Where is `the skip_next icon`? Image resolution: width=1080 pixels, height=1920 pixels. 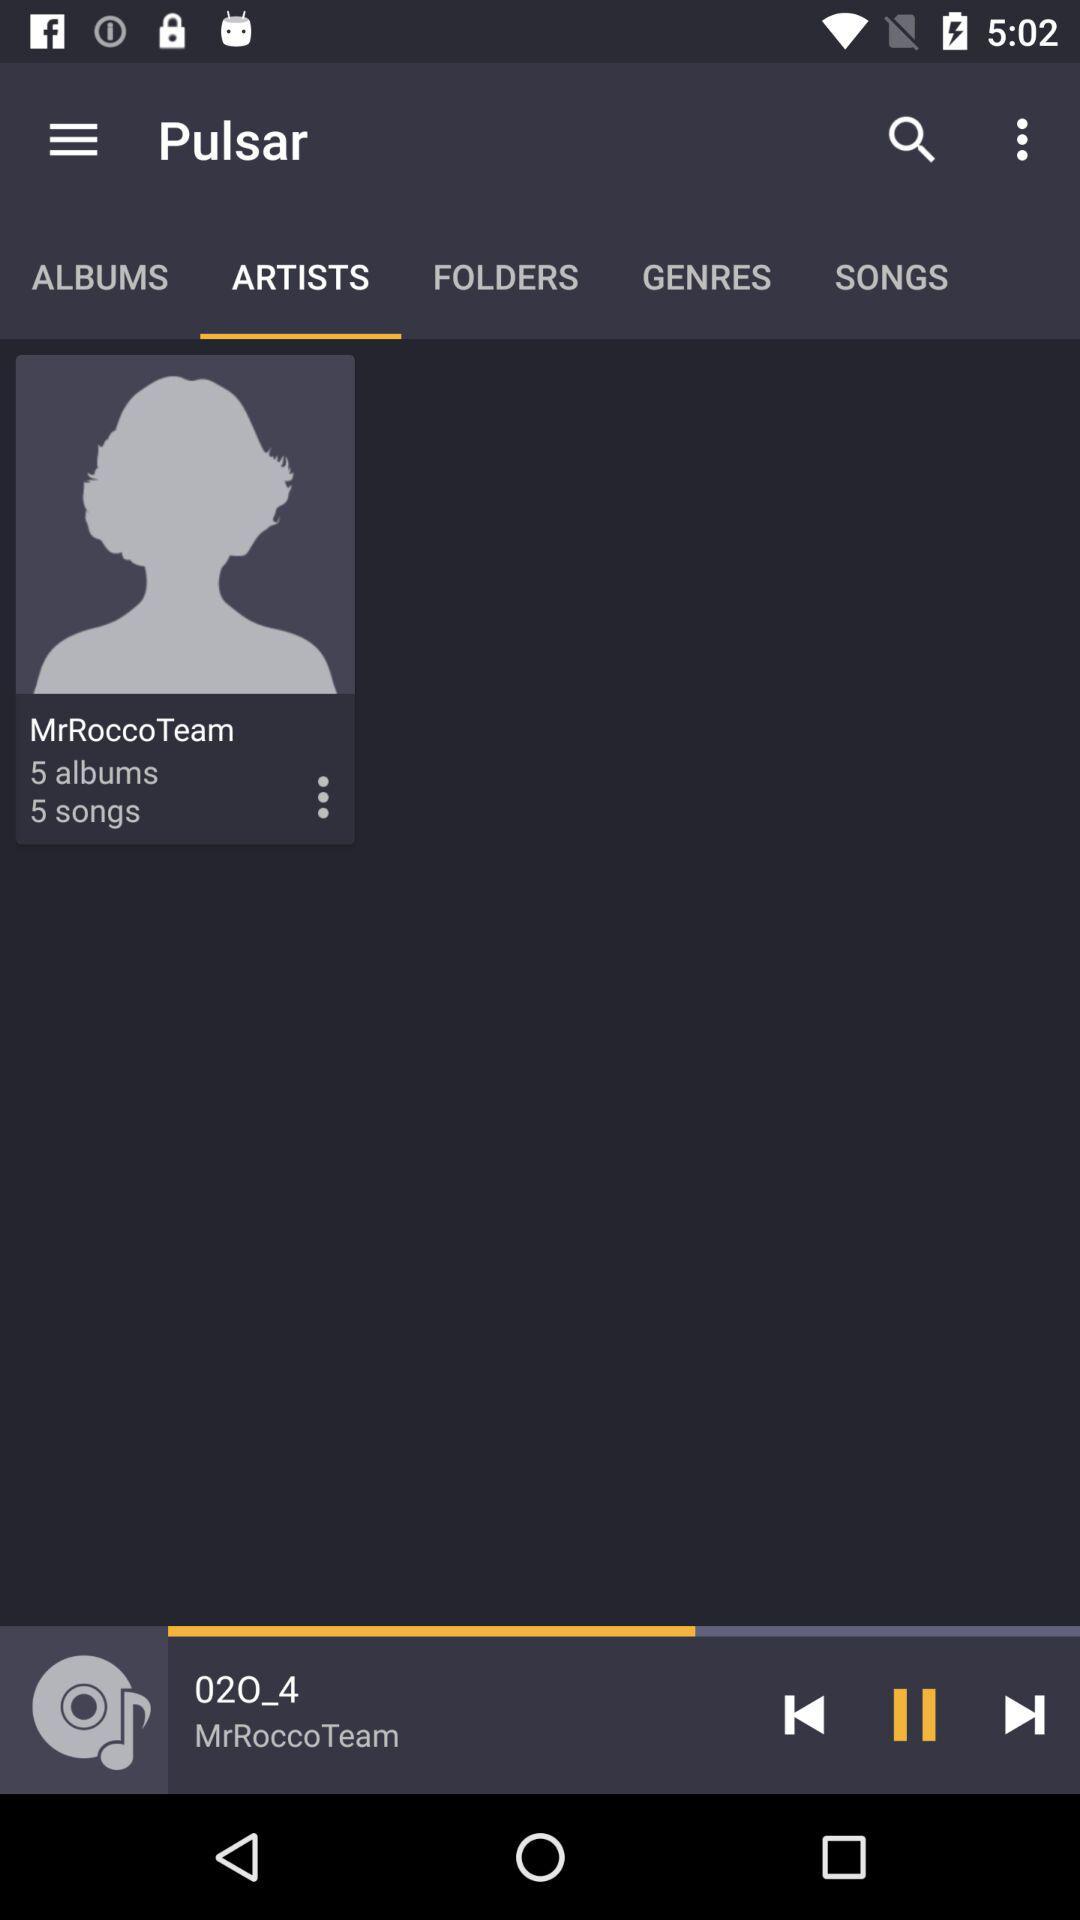
the skip_next icon is located at coordinates (1024, 1713).